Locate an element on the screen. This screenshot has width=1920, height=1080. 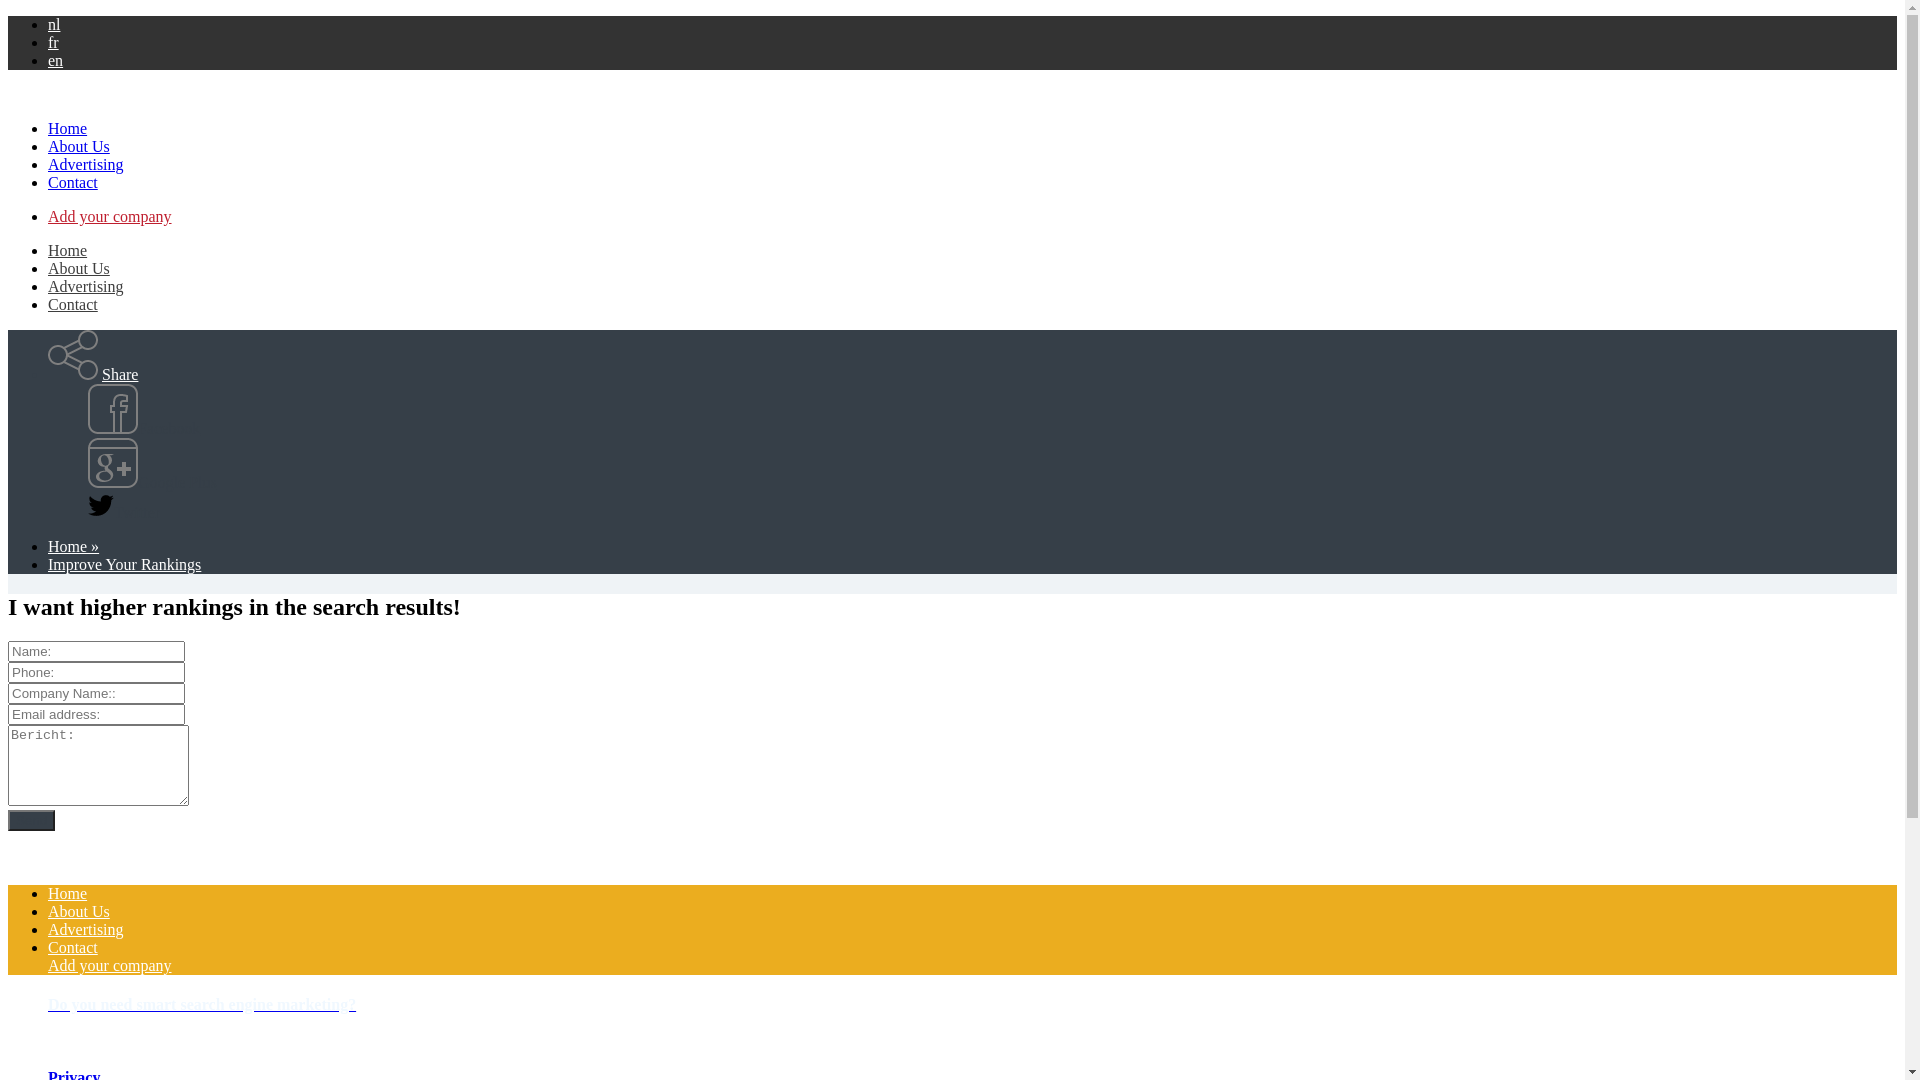
'Home' is located at coordinates (67, 128).